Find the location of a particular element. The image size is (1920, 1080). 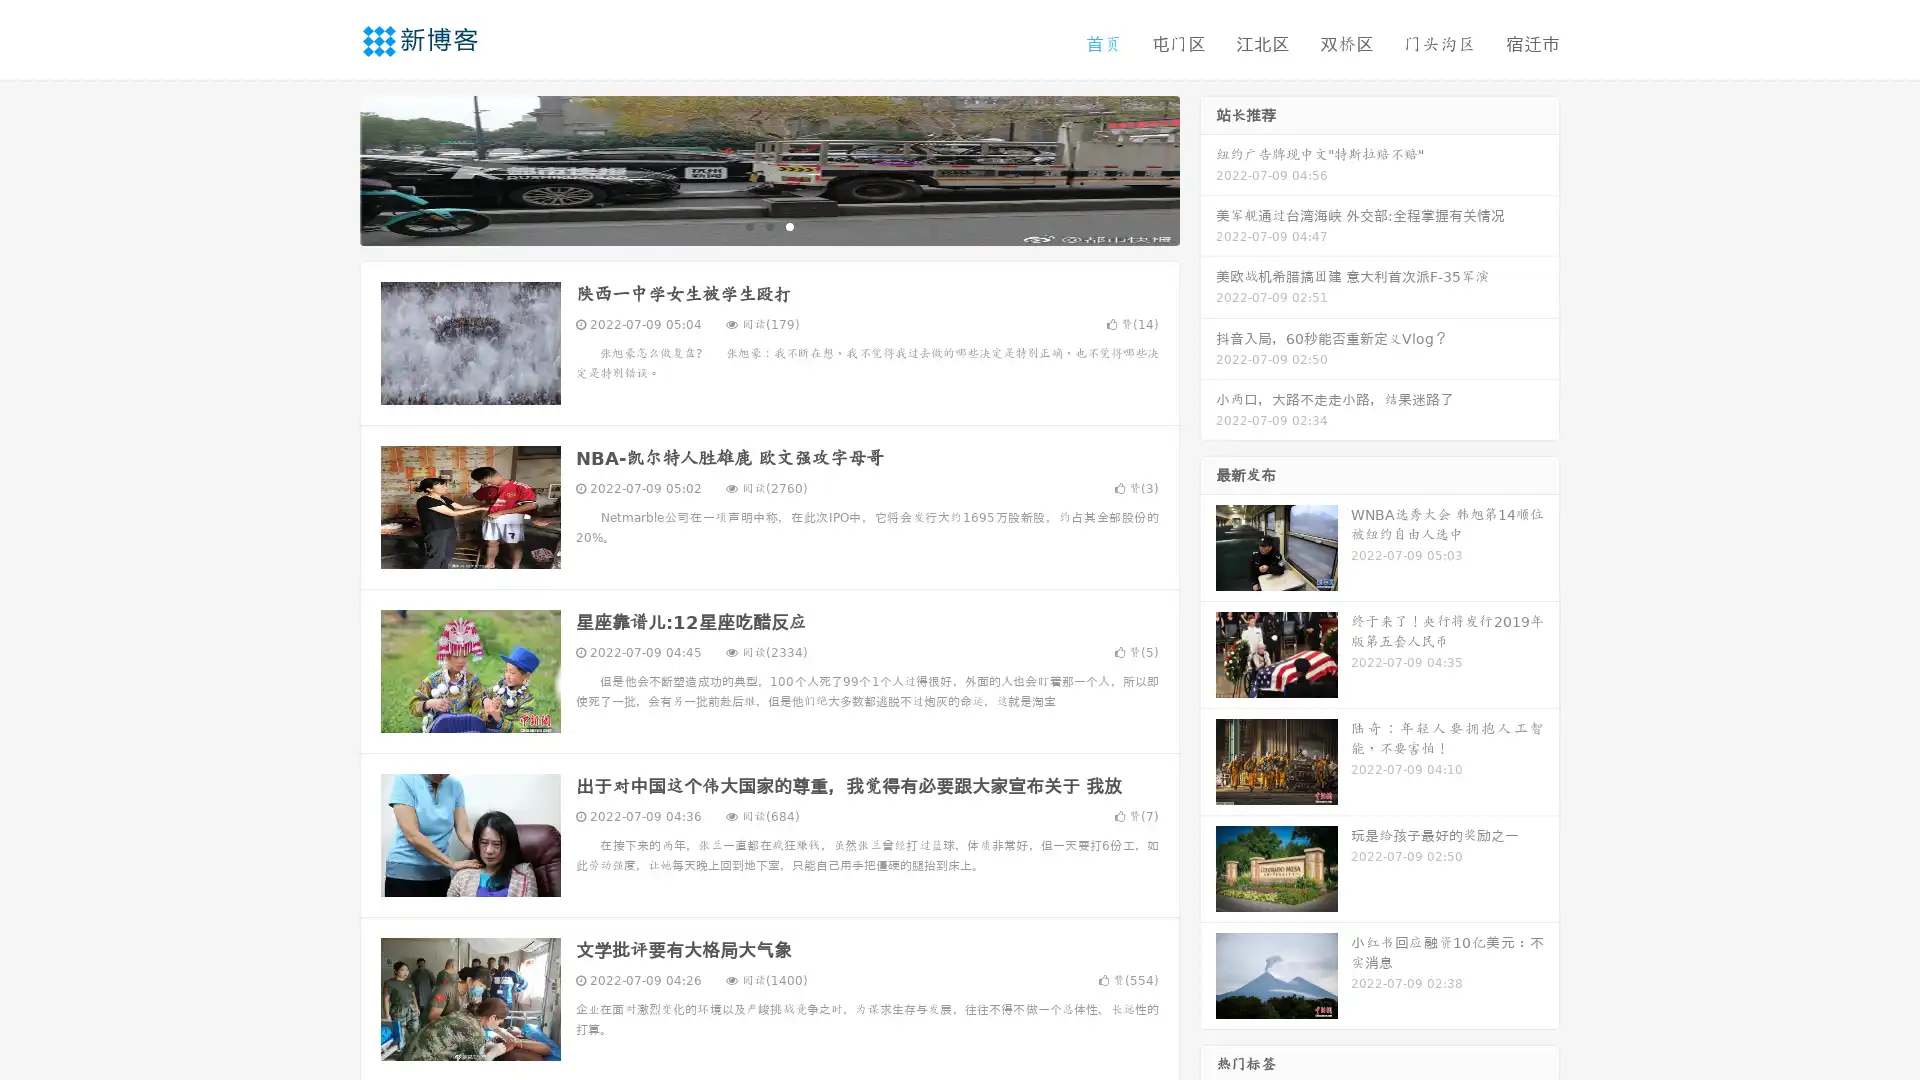

Go to slide 3 is located at coordinates (789, 225).